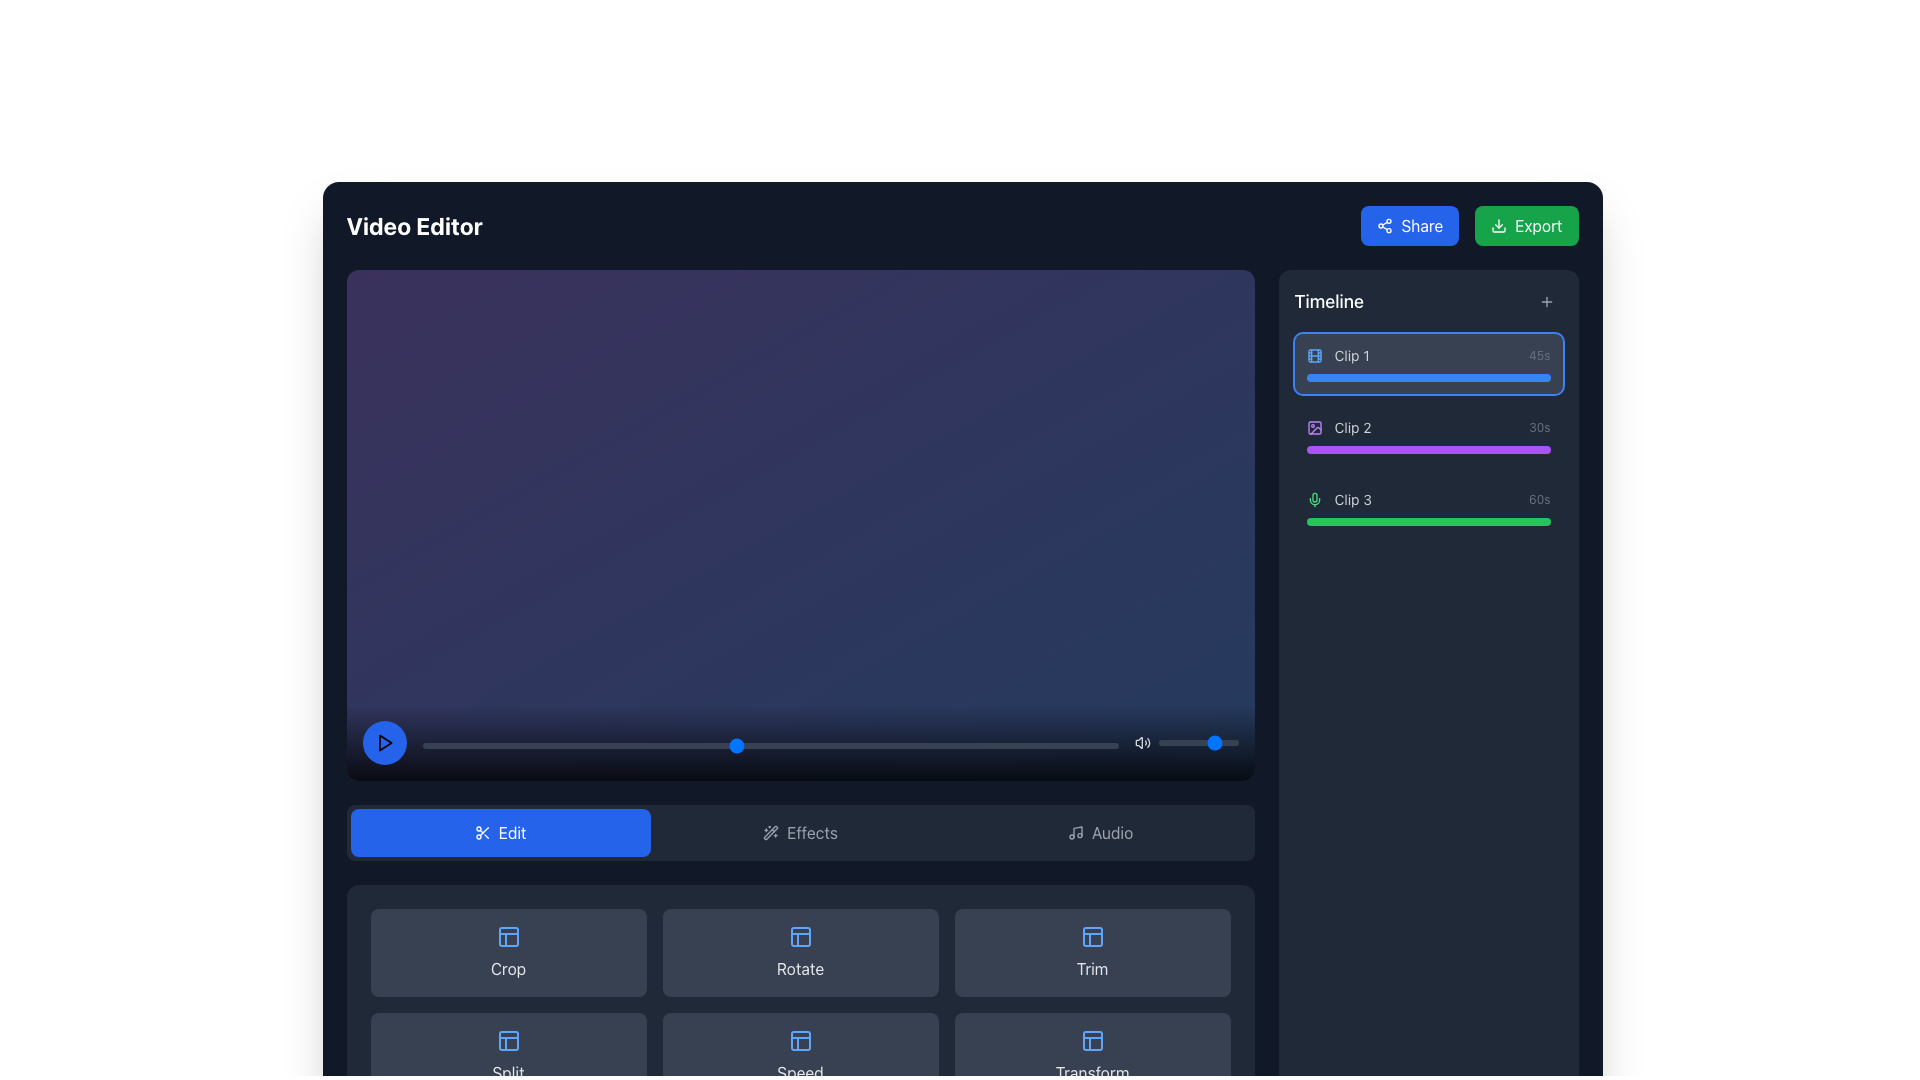  What do you see at coordinates (1314, 354) in the screenshot?
I see `the central rectangular SVG element representing the first clip ('Clip 1') in the timeline list` at bounding box center [1314, 354].